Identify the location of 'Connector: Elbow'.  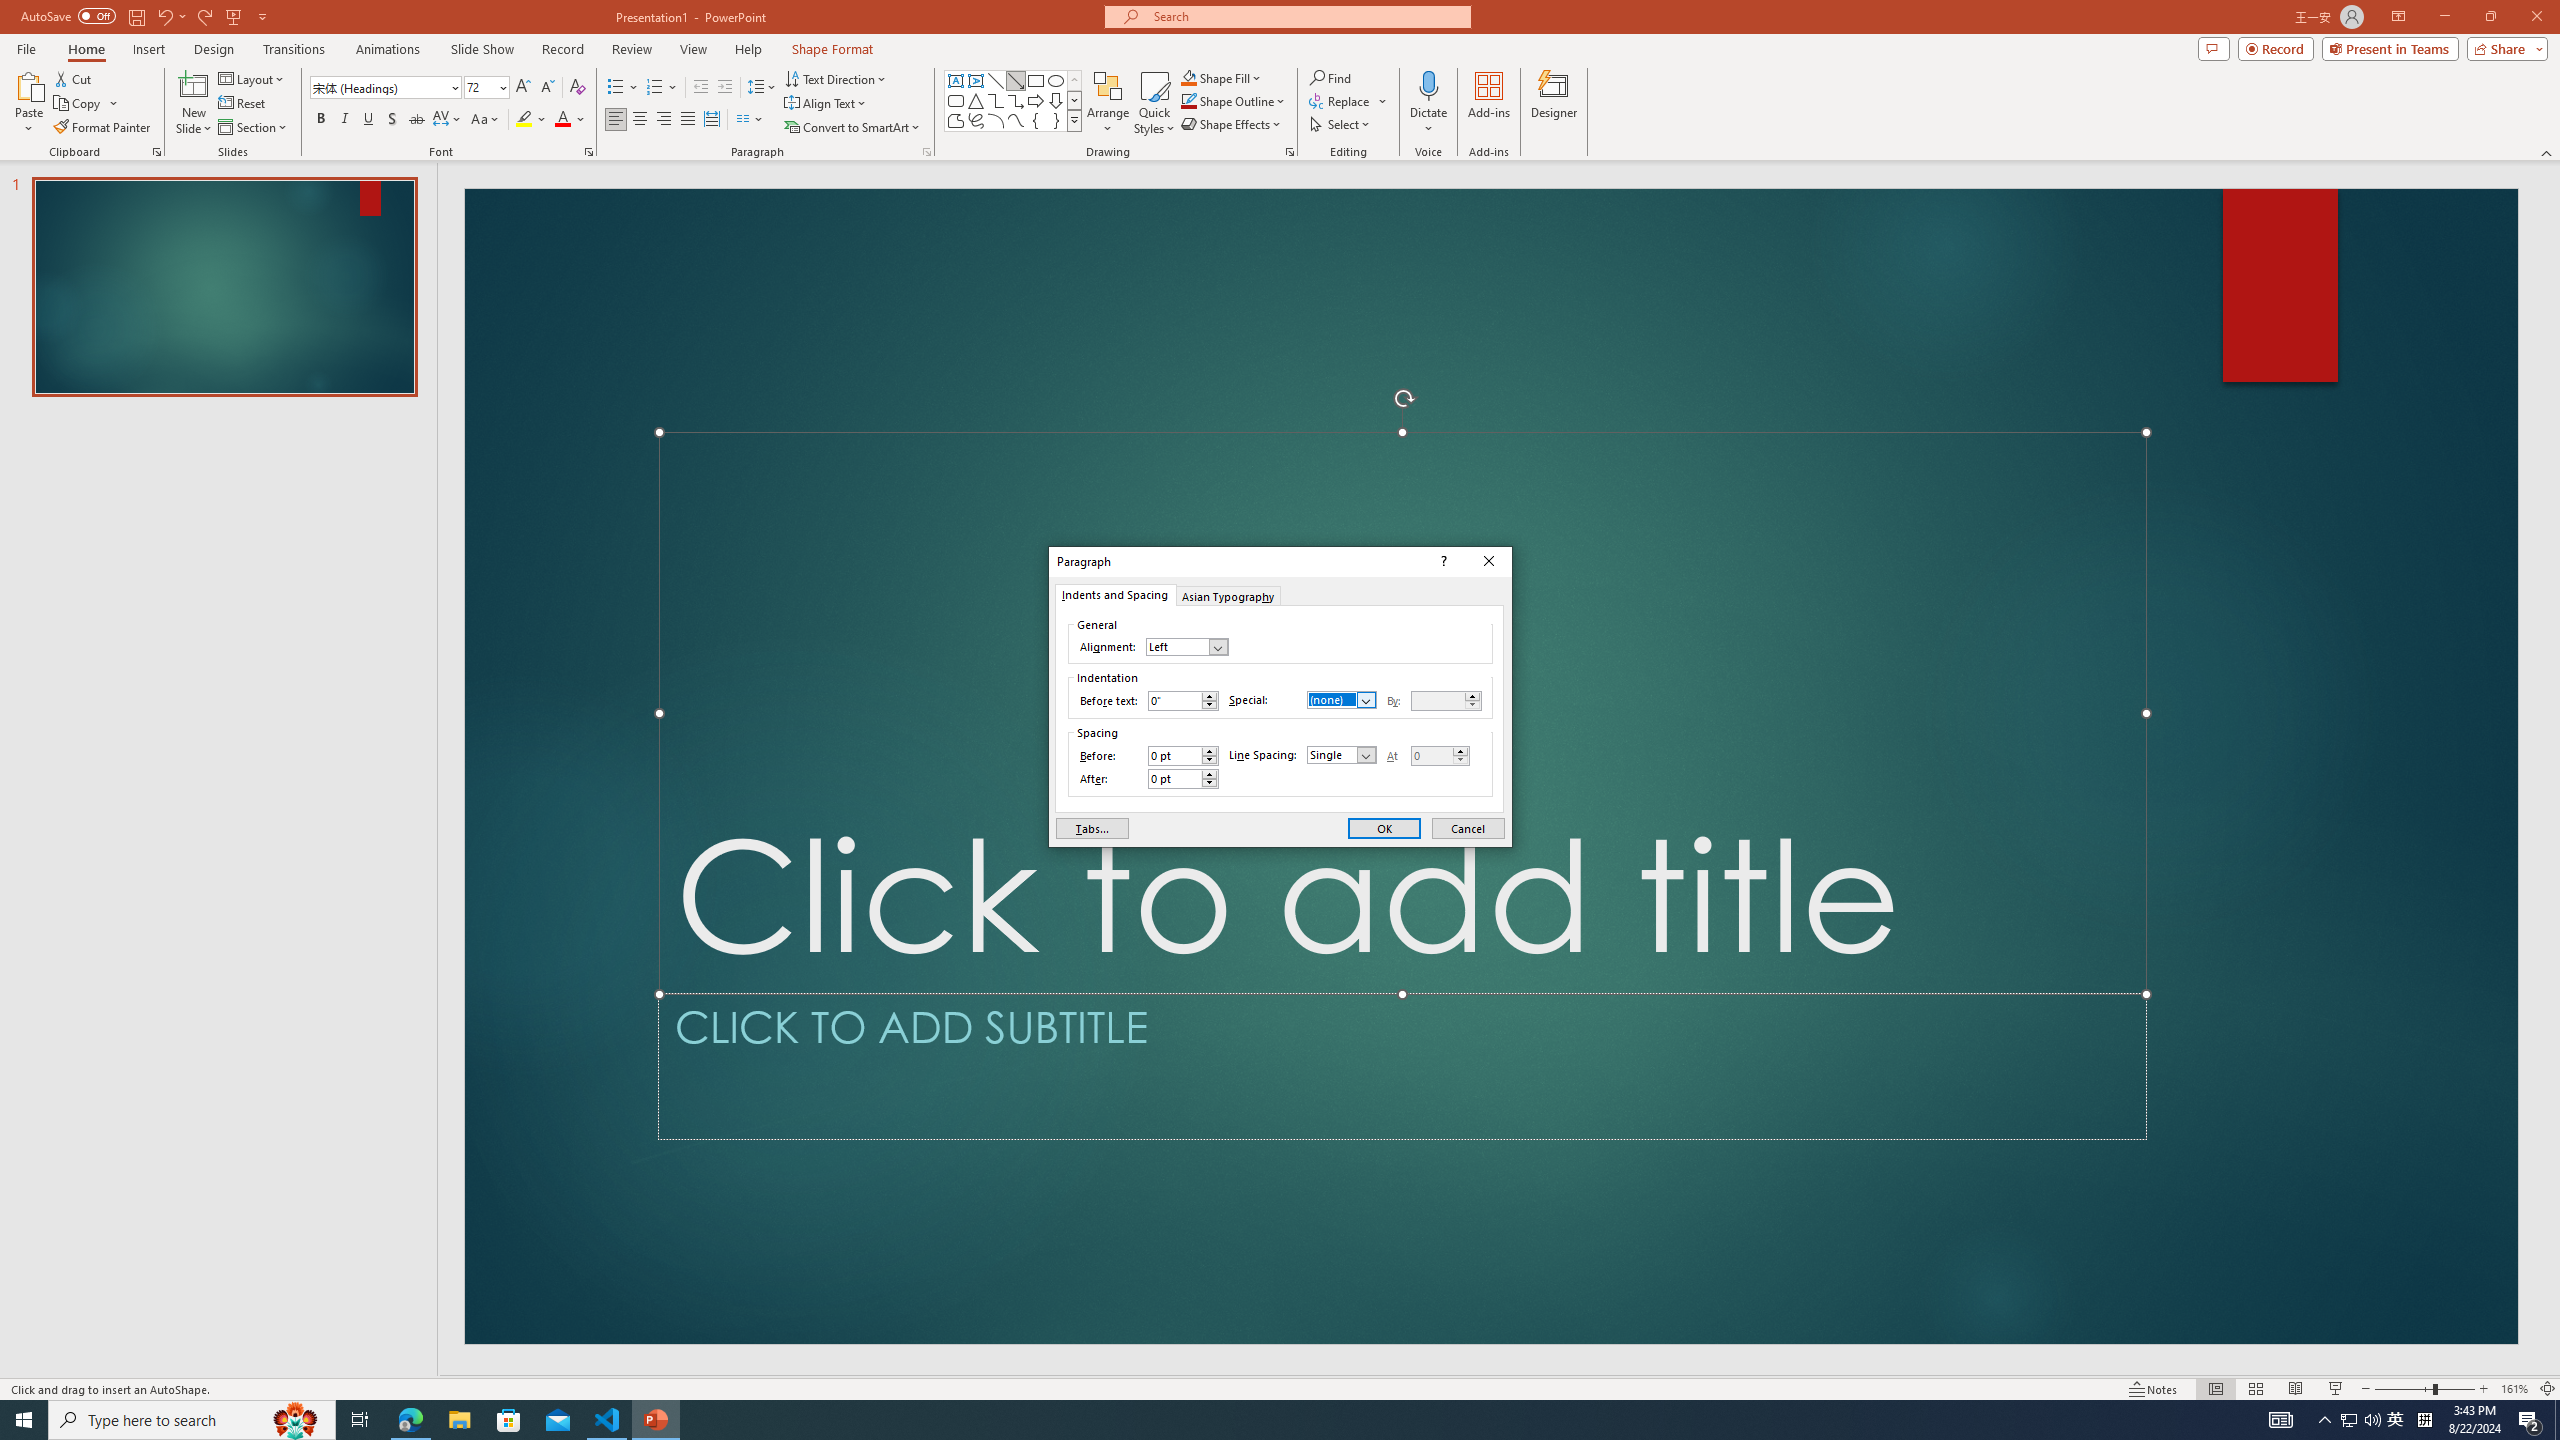
(994, 99).